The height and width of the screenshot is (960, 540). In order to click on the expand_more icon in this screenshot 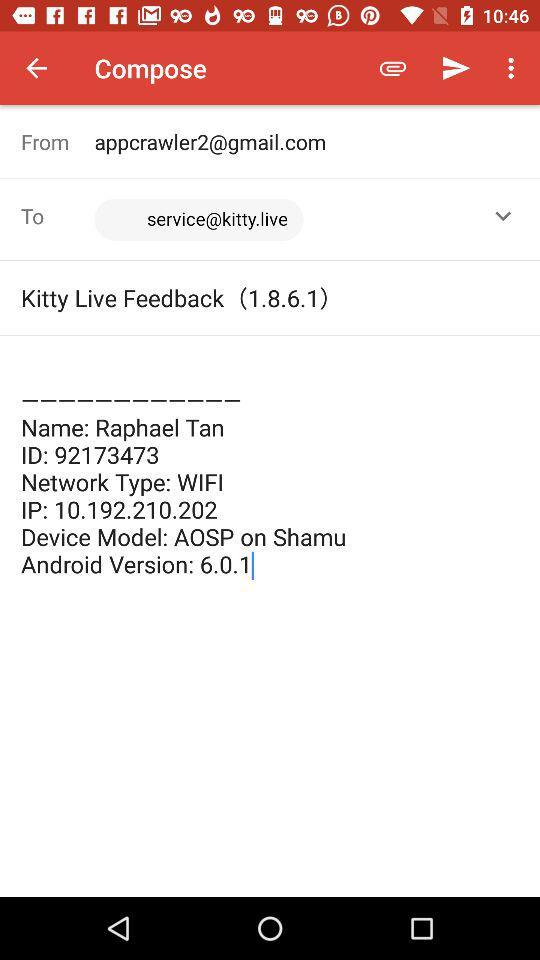, I will do `click(502, 216)`.